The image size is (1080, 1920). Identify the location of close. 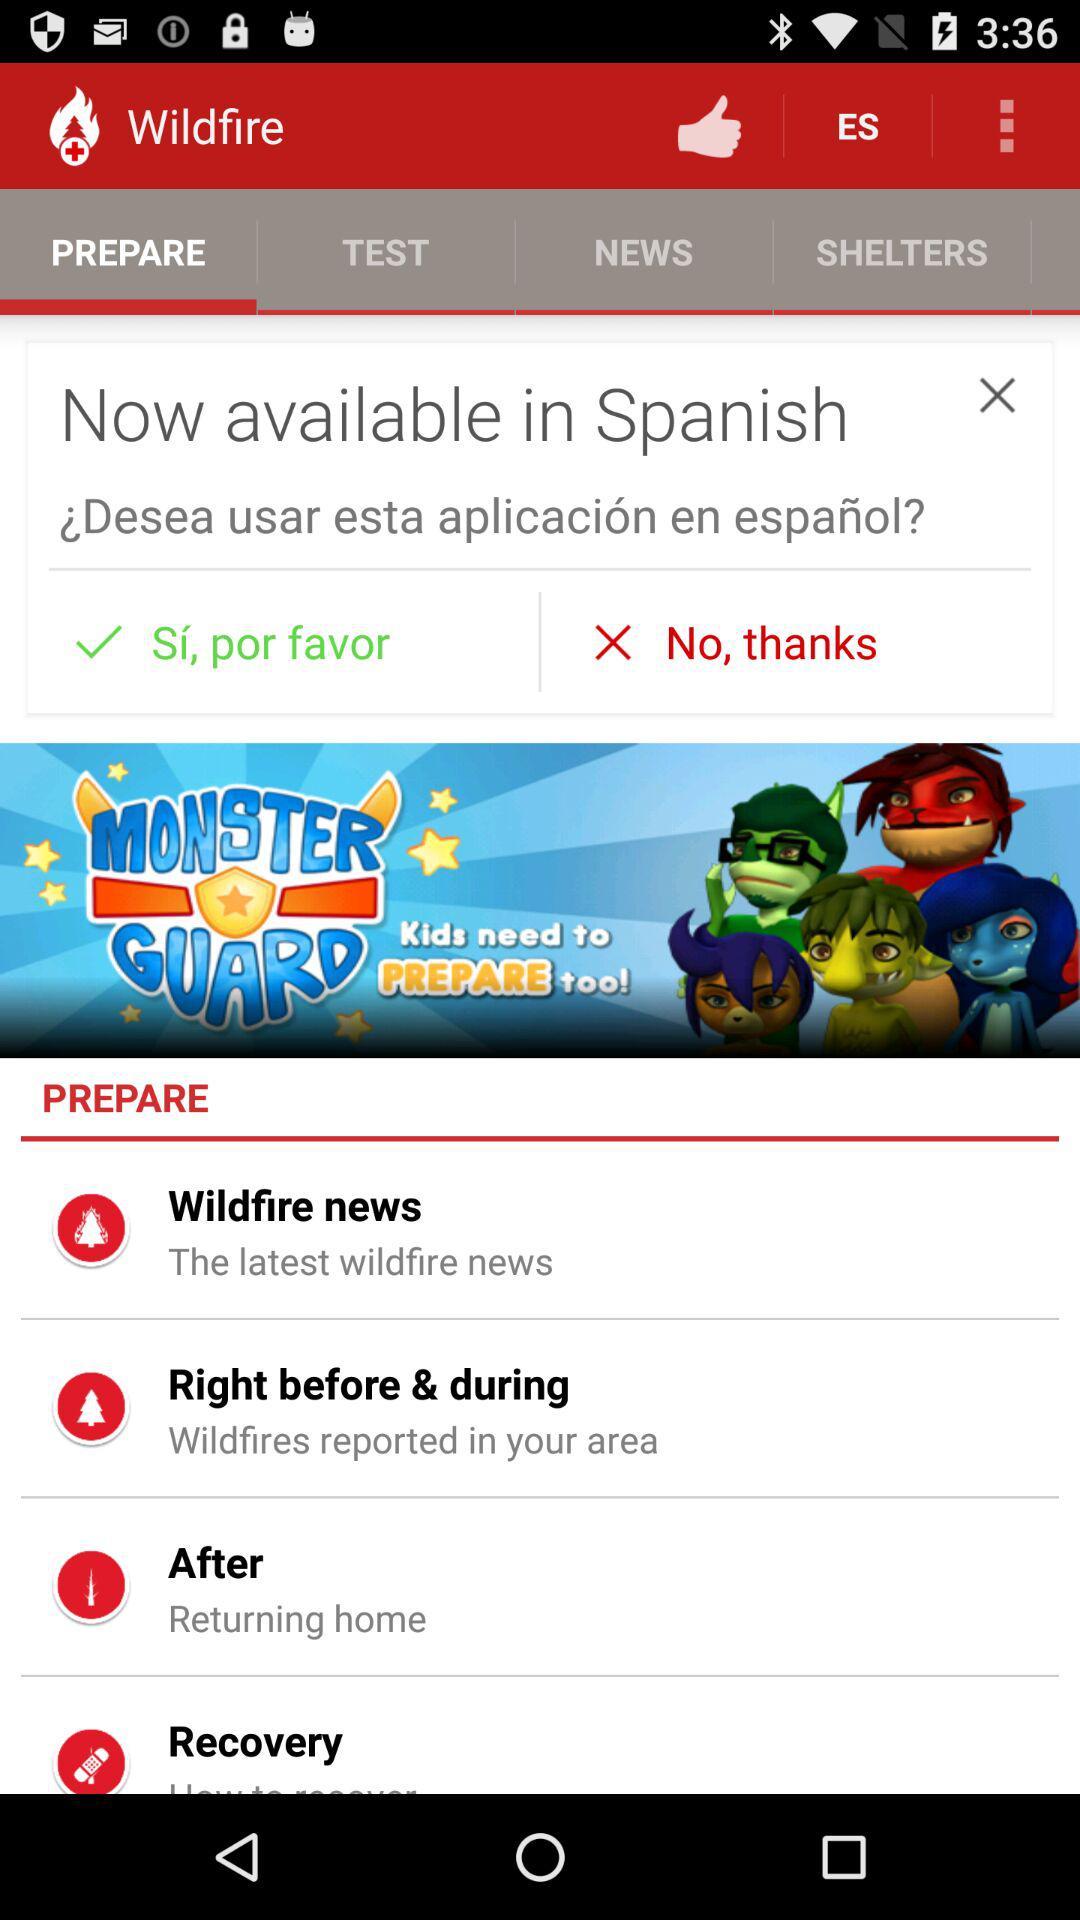
(997, 395).